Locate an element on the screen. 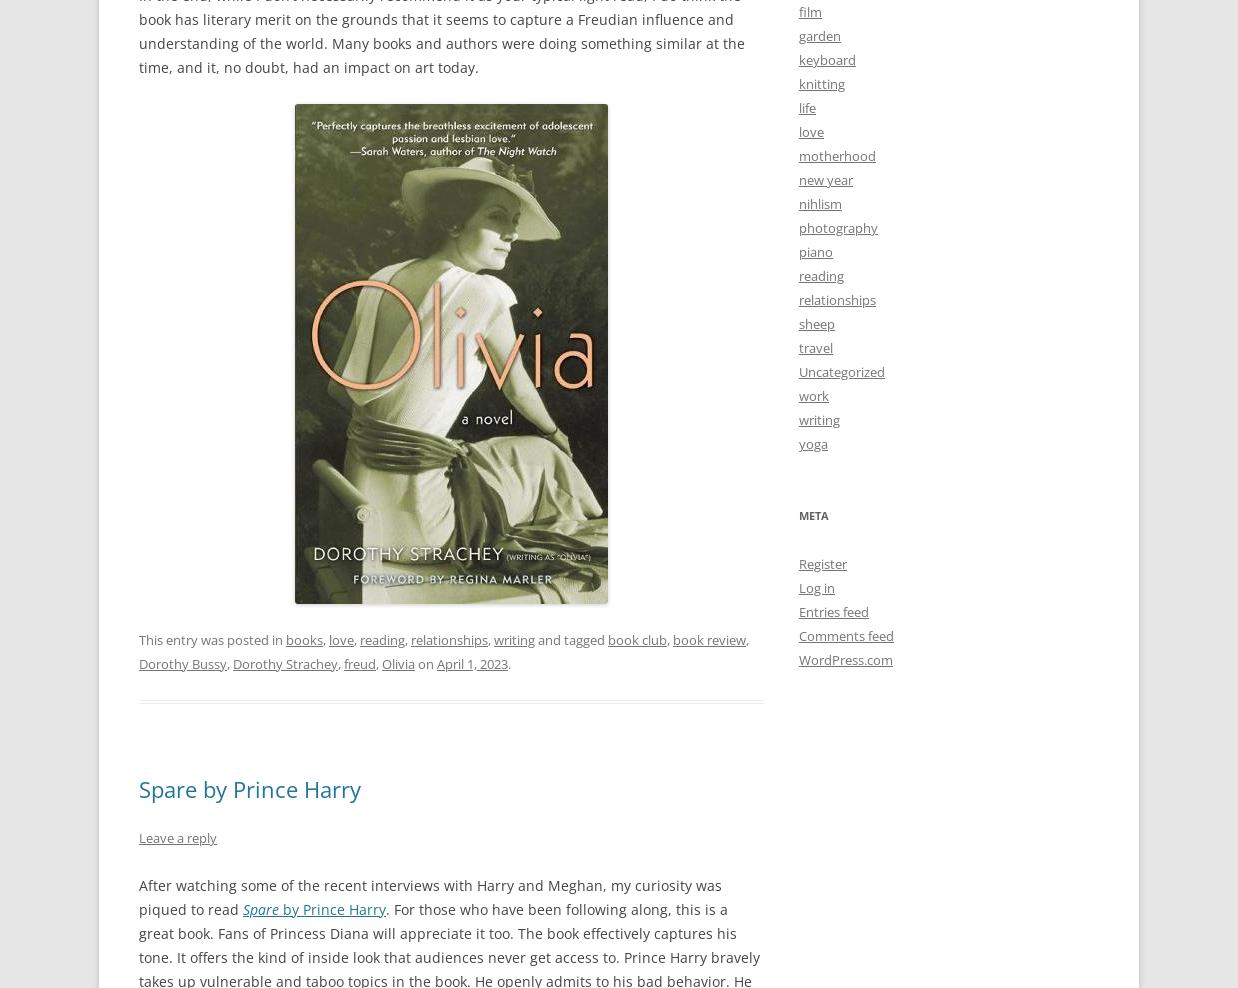 This screenshot has width=1238, height=988. 'After watching some of the recent interviews with Harry and Meghan, my curiosity was piqued to read' is located at coordinates (429, 896).